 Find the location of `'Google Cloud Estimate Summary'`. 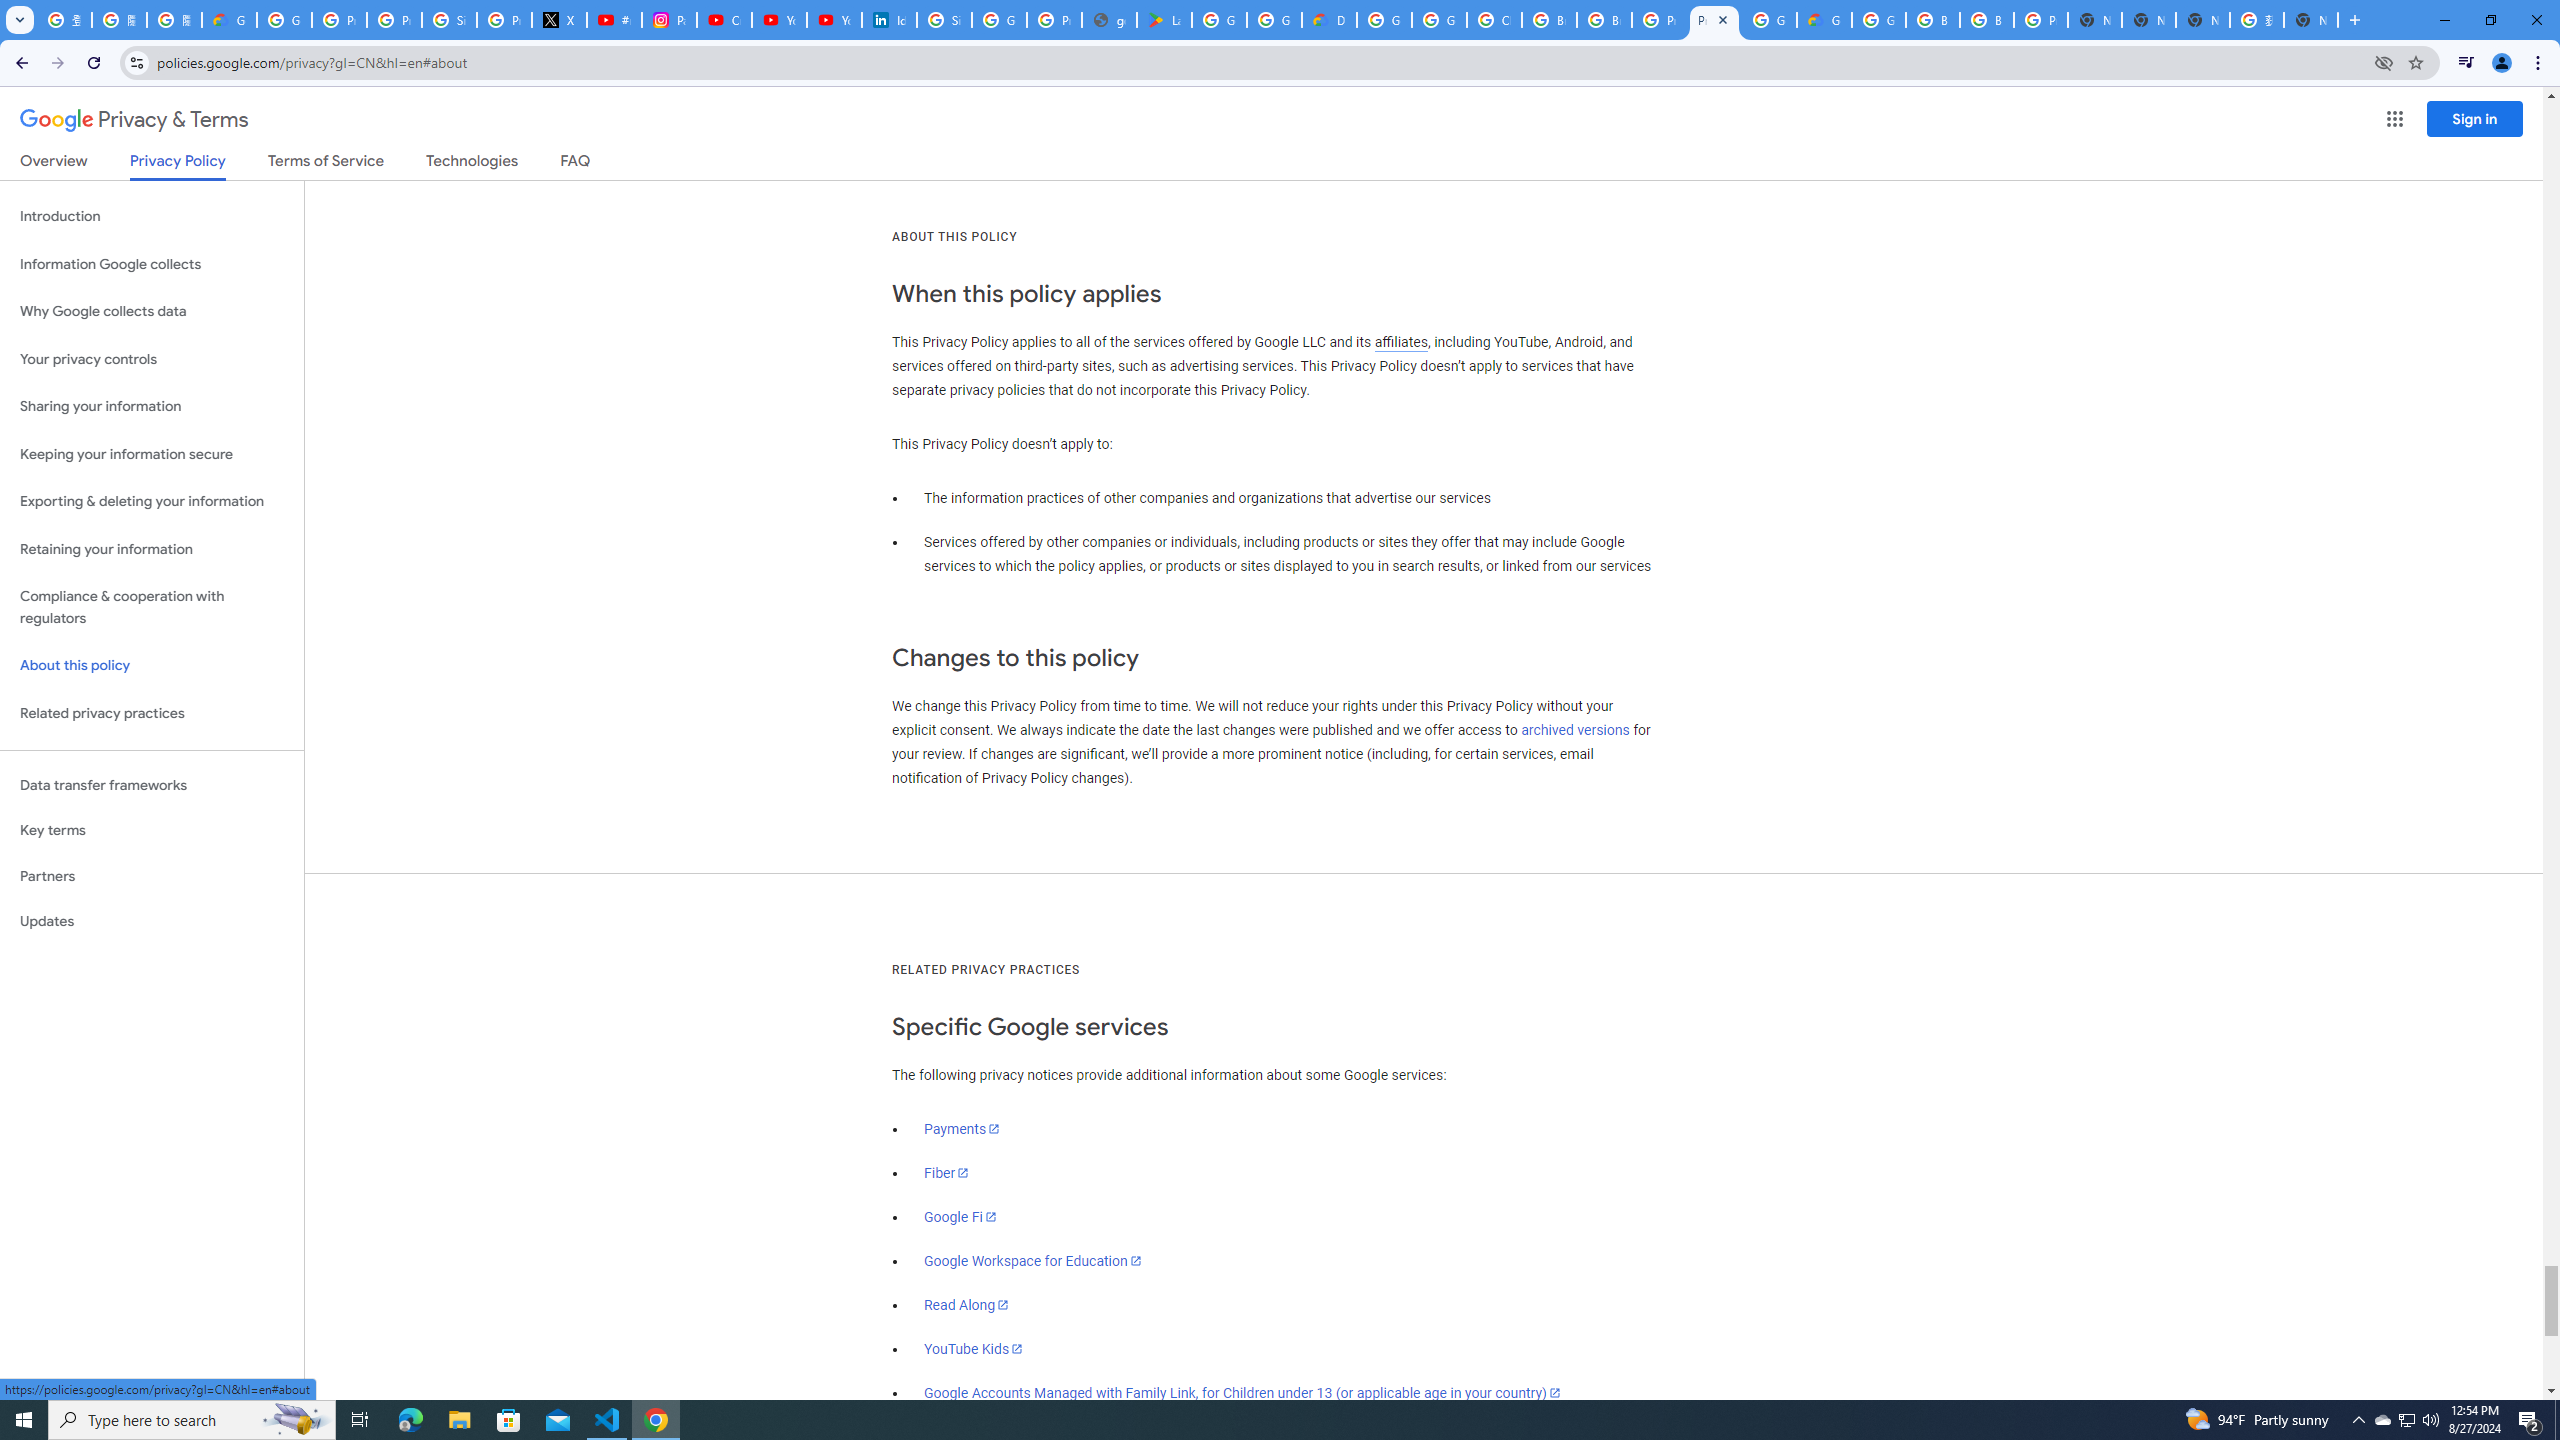

'Google Cloud Estimate Summary' is located at coordinates (1823, 19).